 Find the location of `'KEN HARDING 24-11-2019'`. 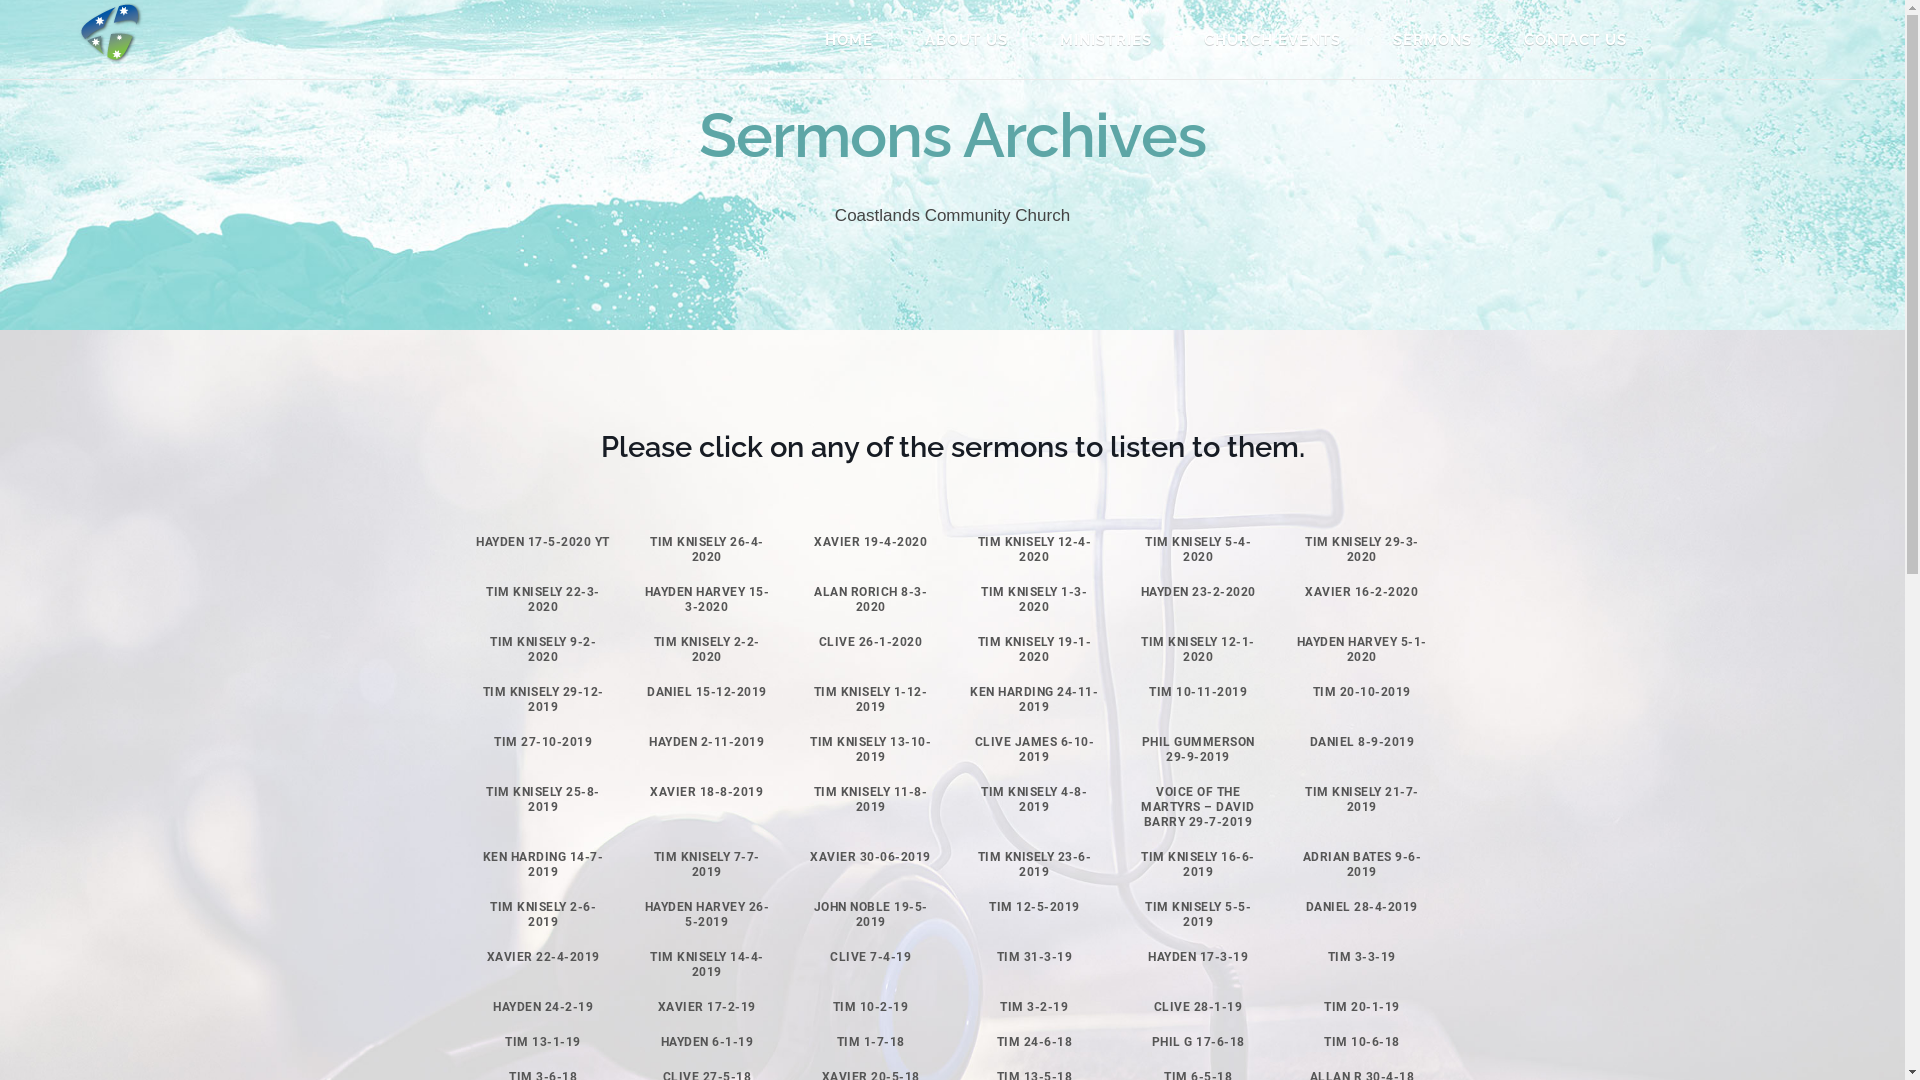

'KEN HARDING 24-11-2019' is located at coordinates (1033, 698).